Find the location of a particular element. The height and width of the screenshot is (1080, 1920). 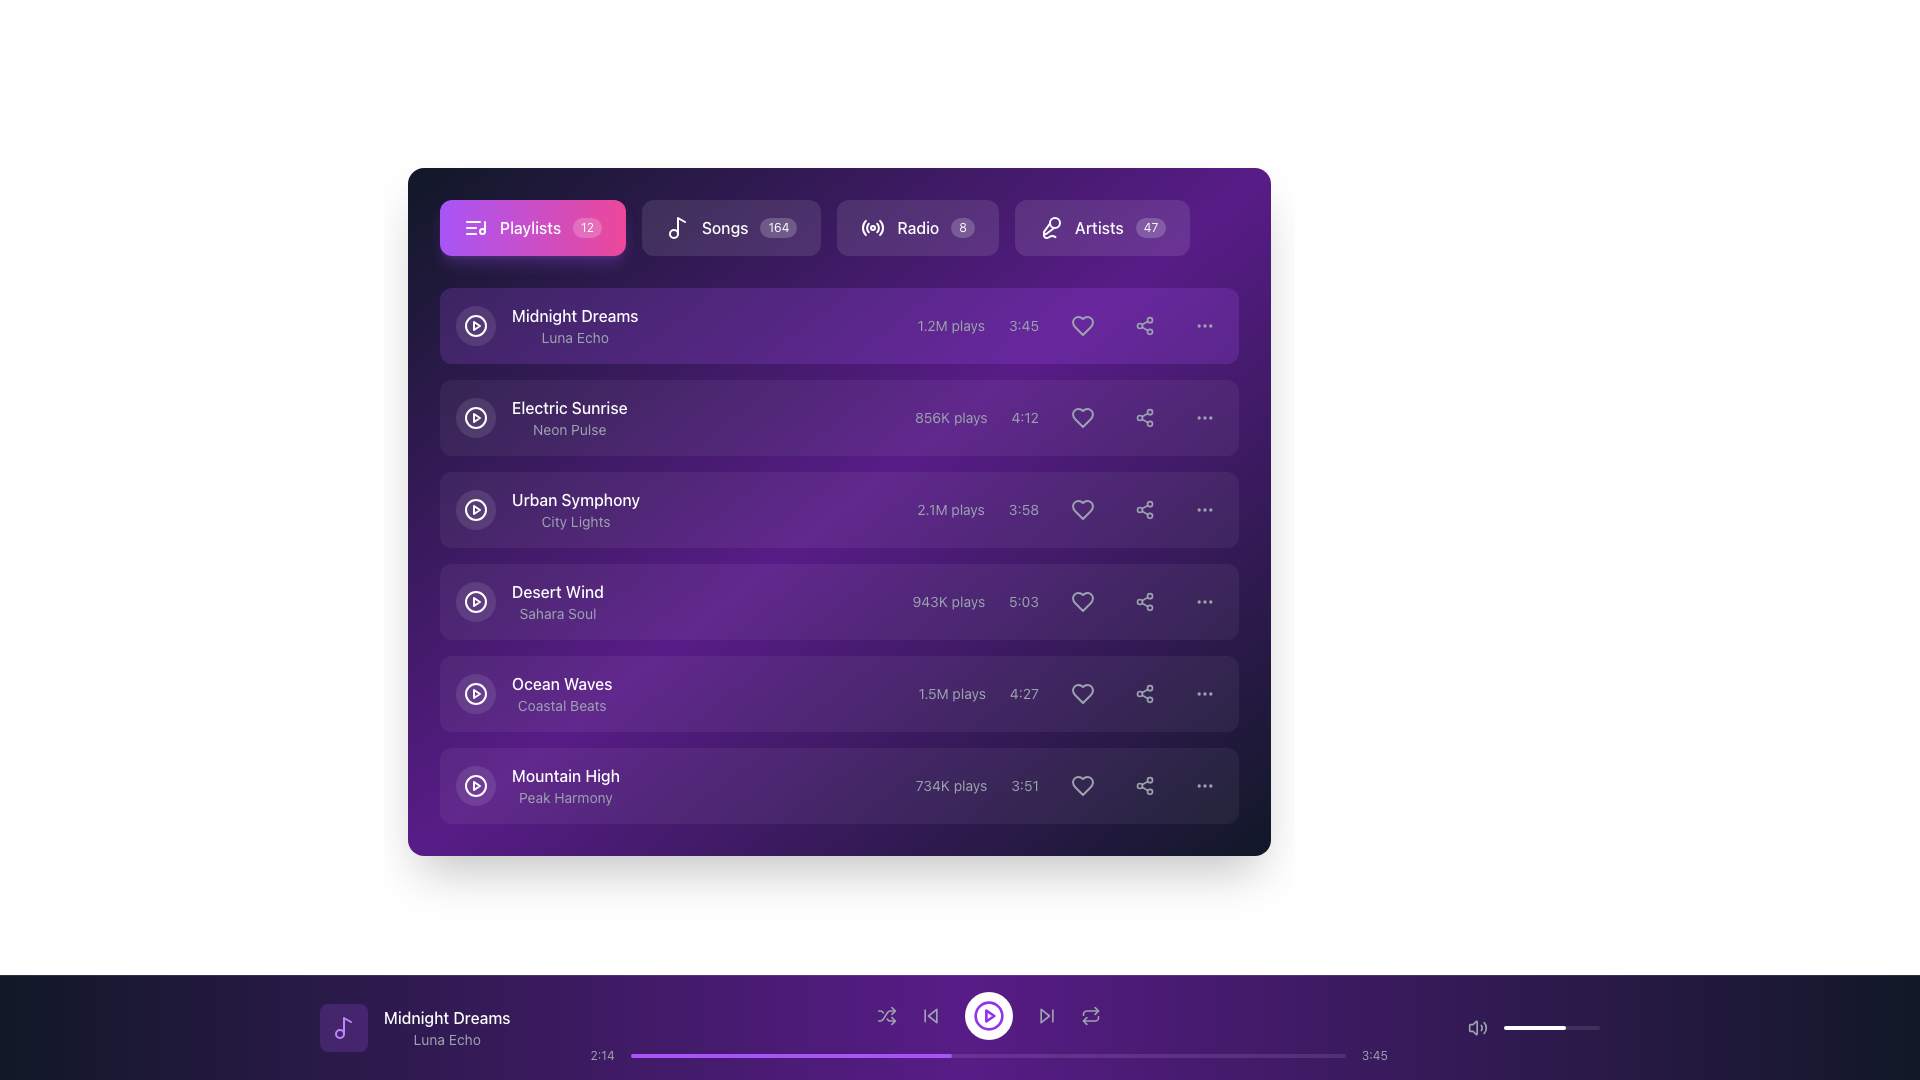

the text label displaying the number '12' inside the 'Playlists' button, which has a light pink semi-transparent background and is adjacent to the 'Playlists' text is located at coordinates (586, 226).